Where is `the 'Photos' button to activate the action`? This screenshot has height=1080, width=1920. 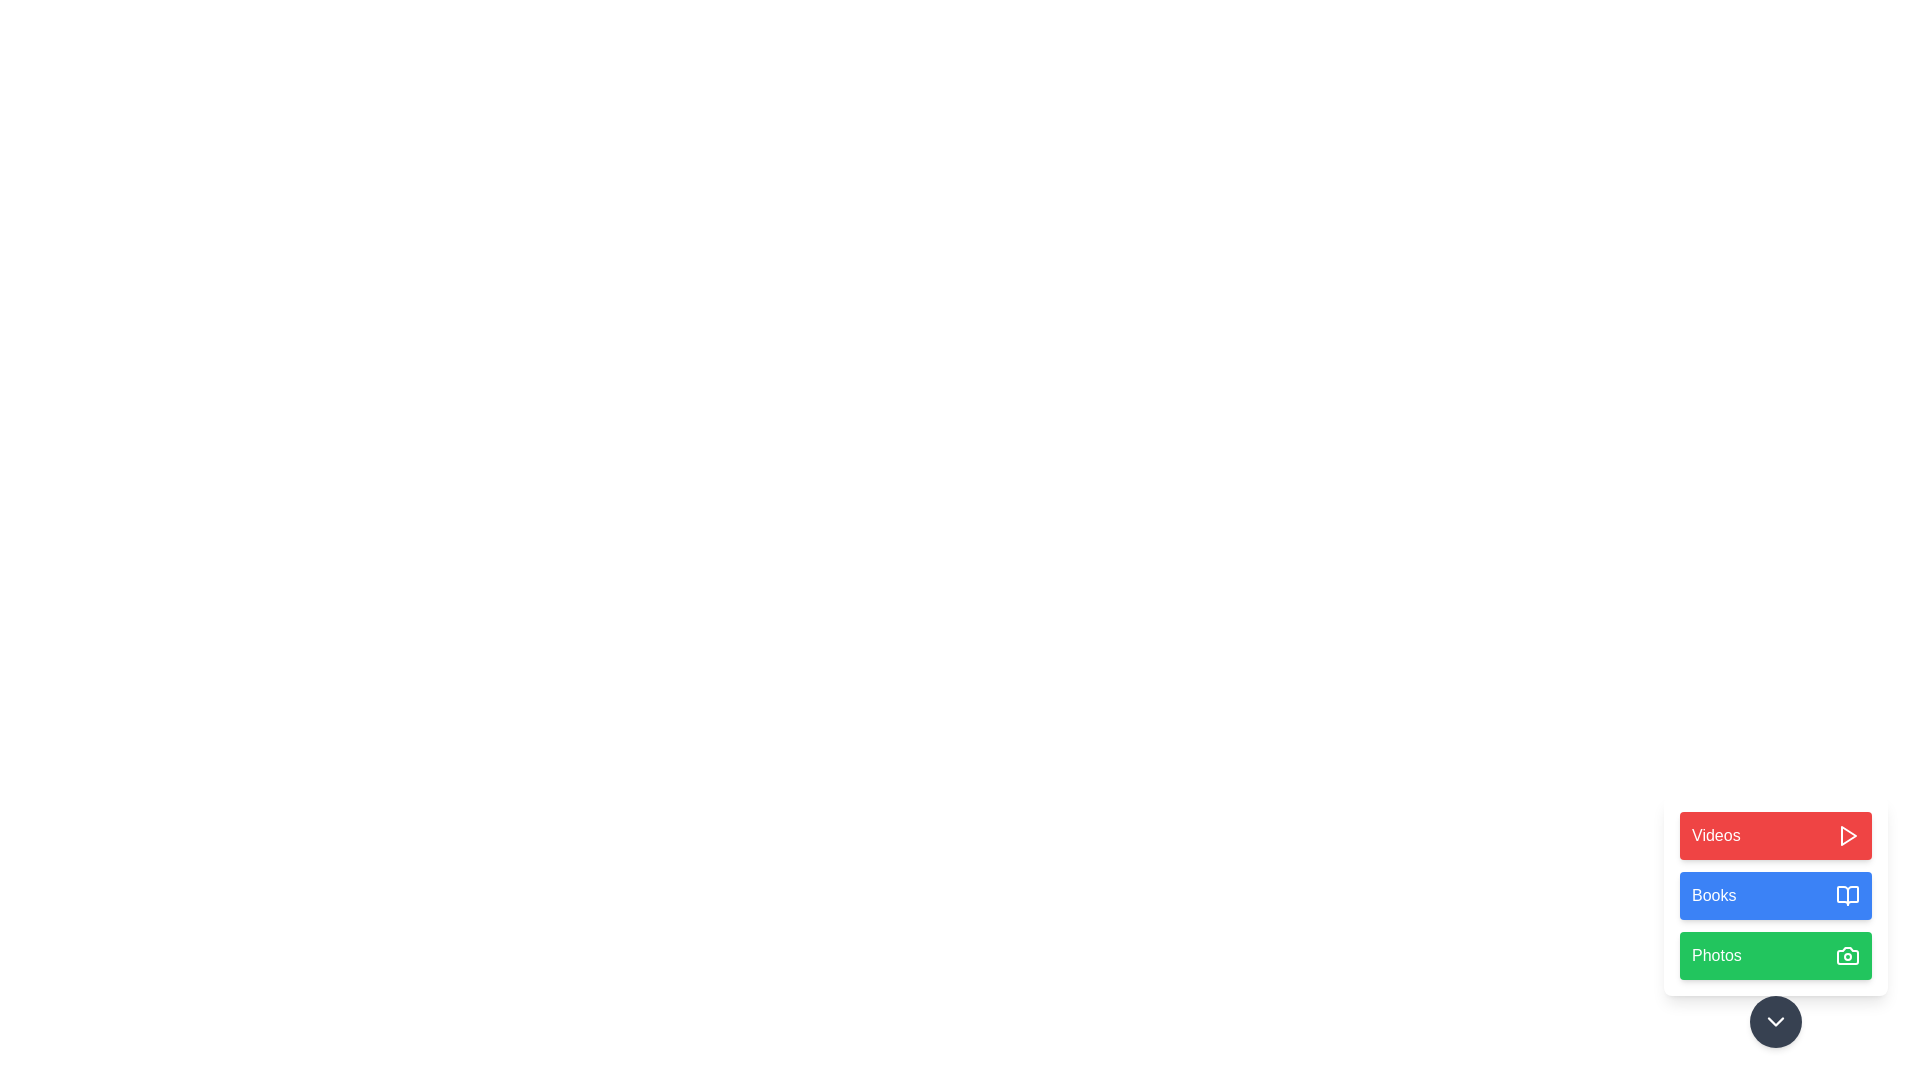 the 'Photos' button to activate the action is located at coordinates (1776, 955).